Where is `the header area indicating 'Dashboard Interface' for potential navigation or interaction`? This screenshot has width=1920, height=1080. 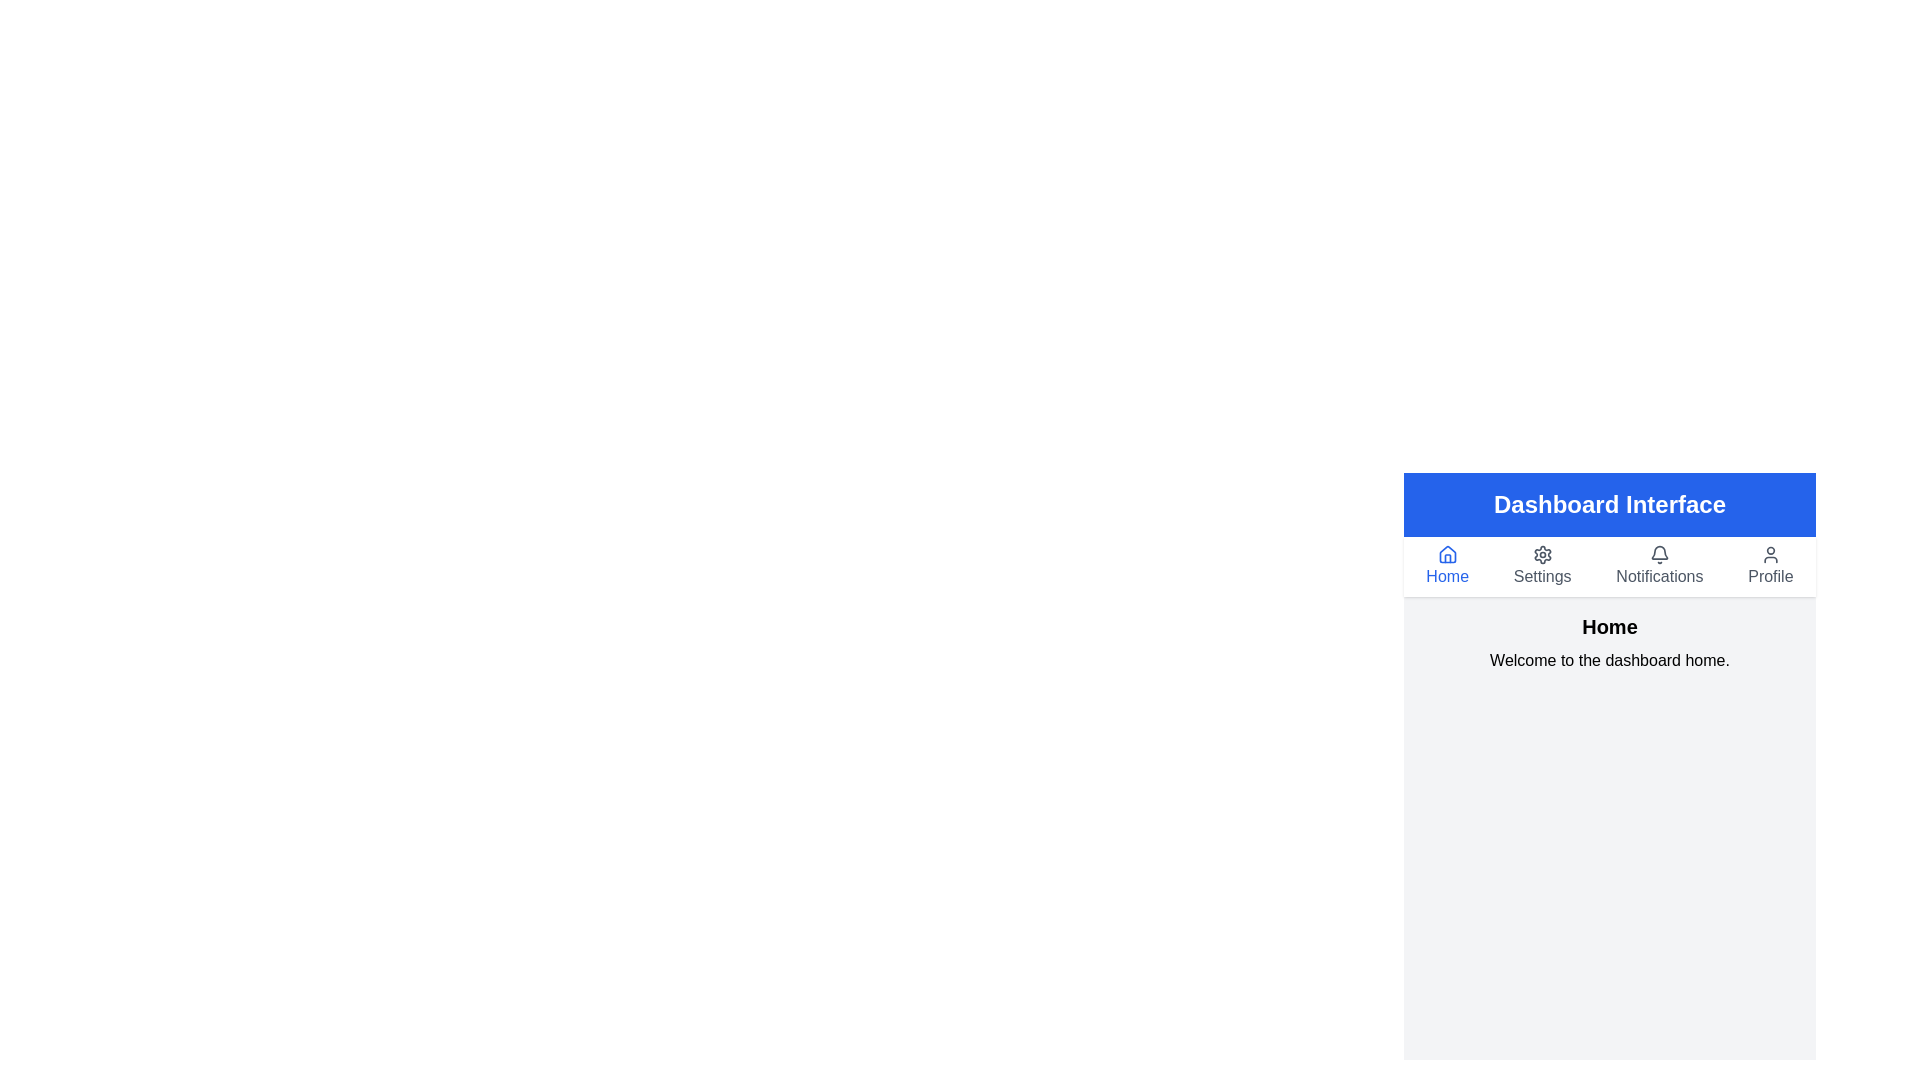 the header area indicating 'Dashboard Interface' for potential navigation or interaction is located at coordinates (1609, 504).